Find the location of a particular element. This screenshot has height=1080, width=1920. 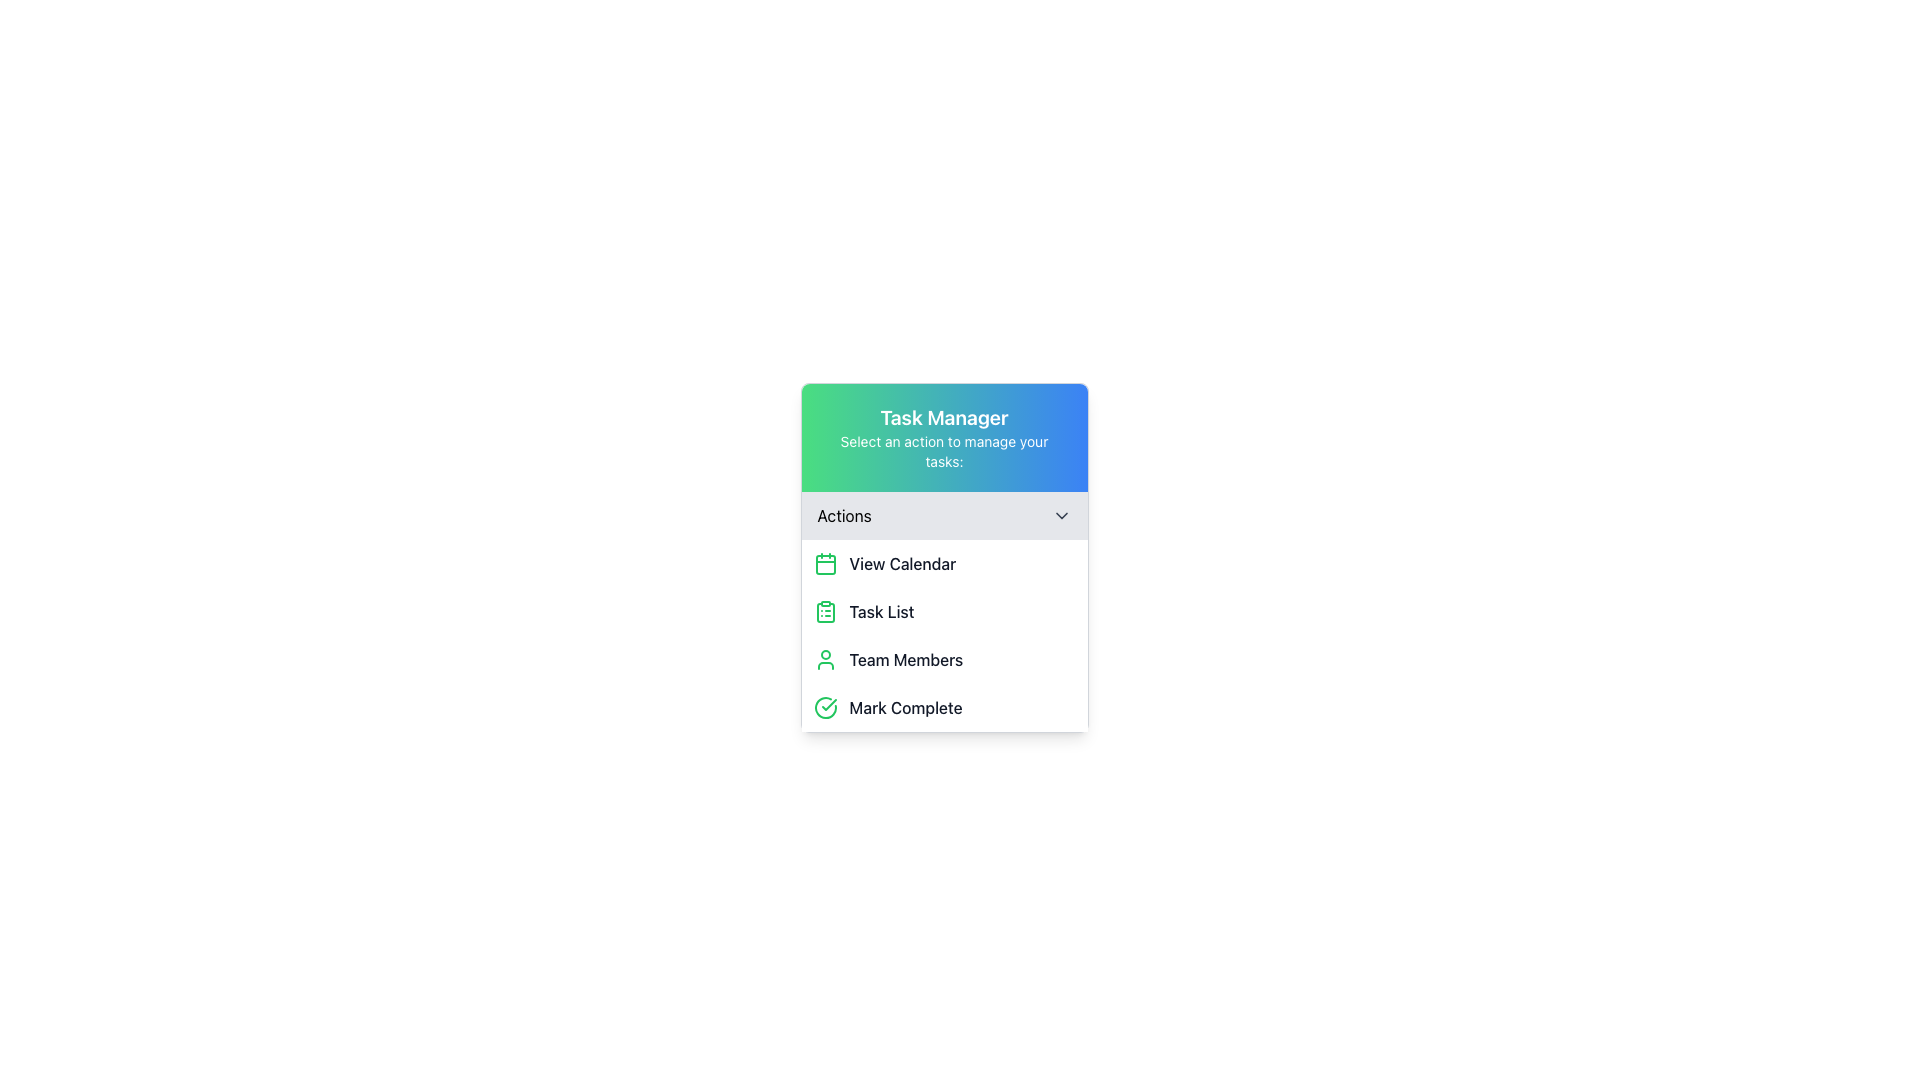

the 'View Calendar' text label, which is styled with medium-weight dark gray font and located inside the 'Actions' group, to the right of the calendar icon is located at coordinates (901, 563).